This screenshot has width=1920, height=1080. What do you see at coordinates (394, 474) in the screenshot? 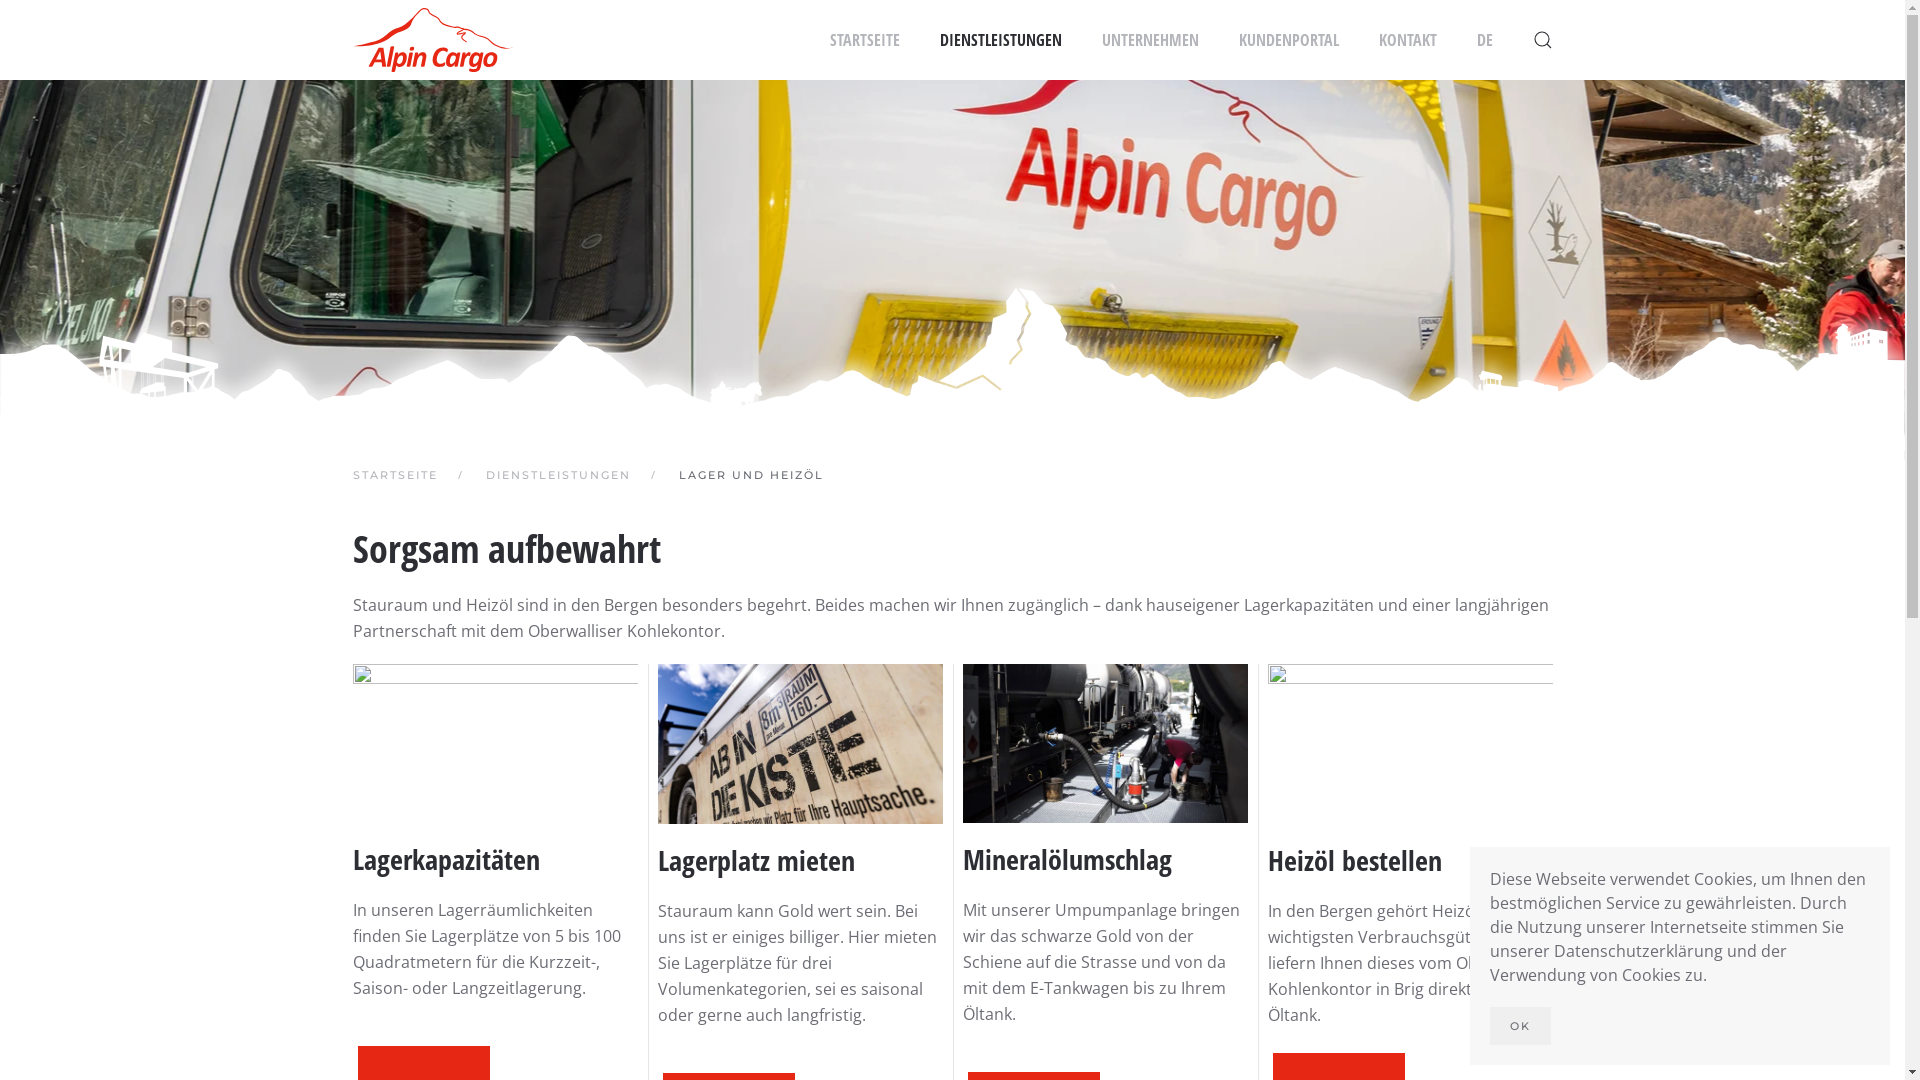
I see `'STARTSEITE'` at bounding box center [394, 474].